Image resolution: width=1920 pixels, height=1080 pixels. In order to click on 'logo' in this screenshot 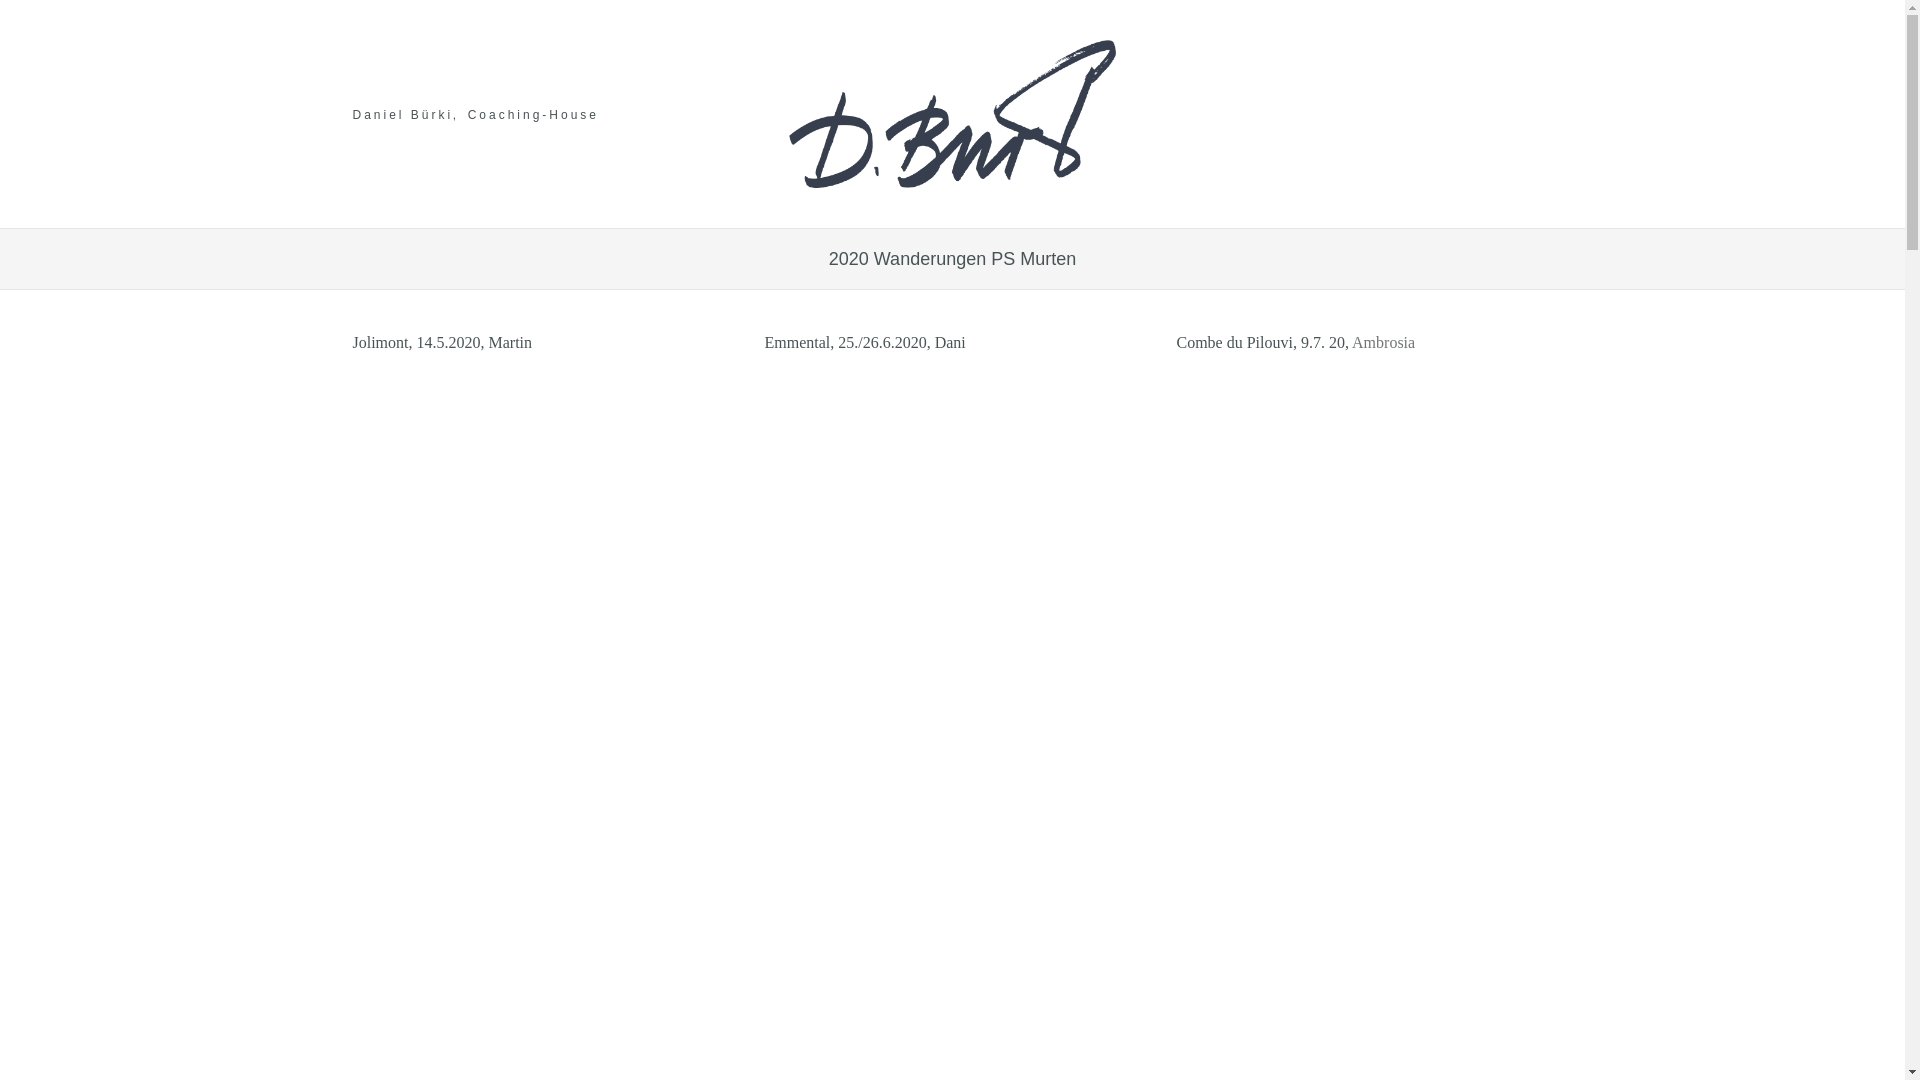, I will do `click(951, 114)`.